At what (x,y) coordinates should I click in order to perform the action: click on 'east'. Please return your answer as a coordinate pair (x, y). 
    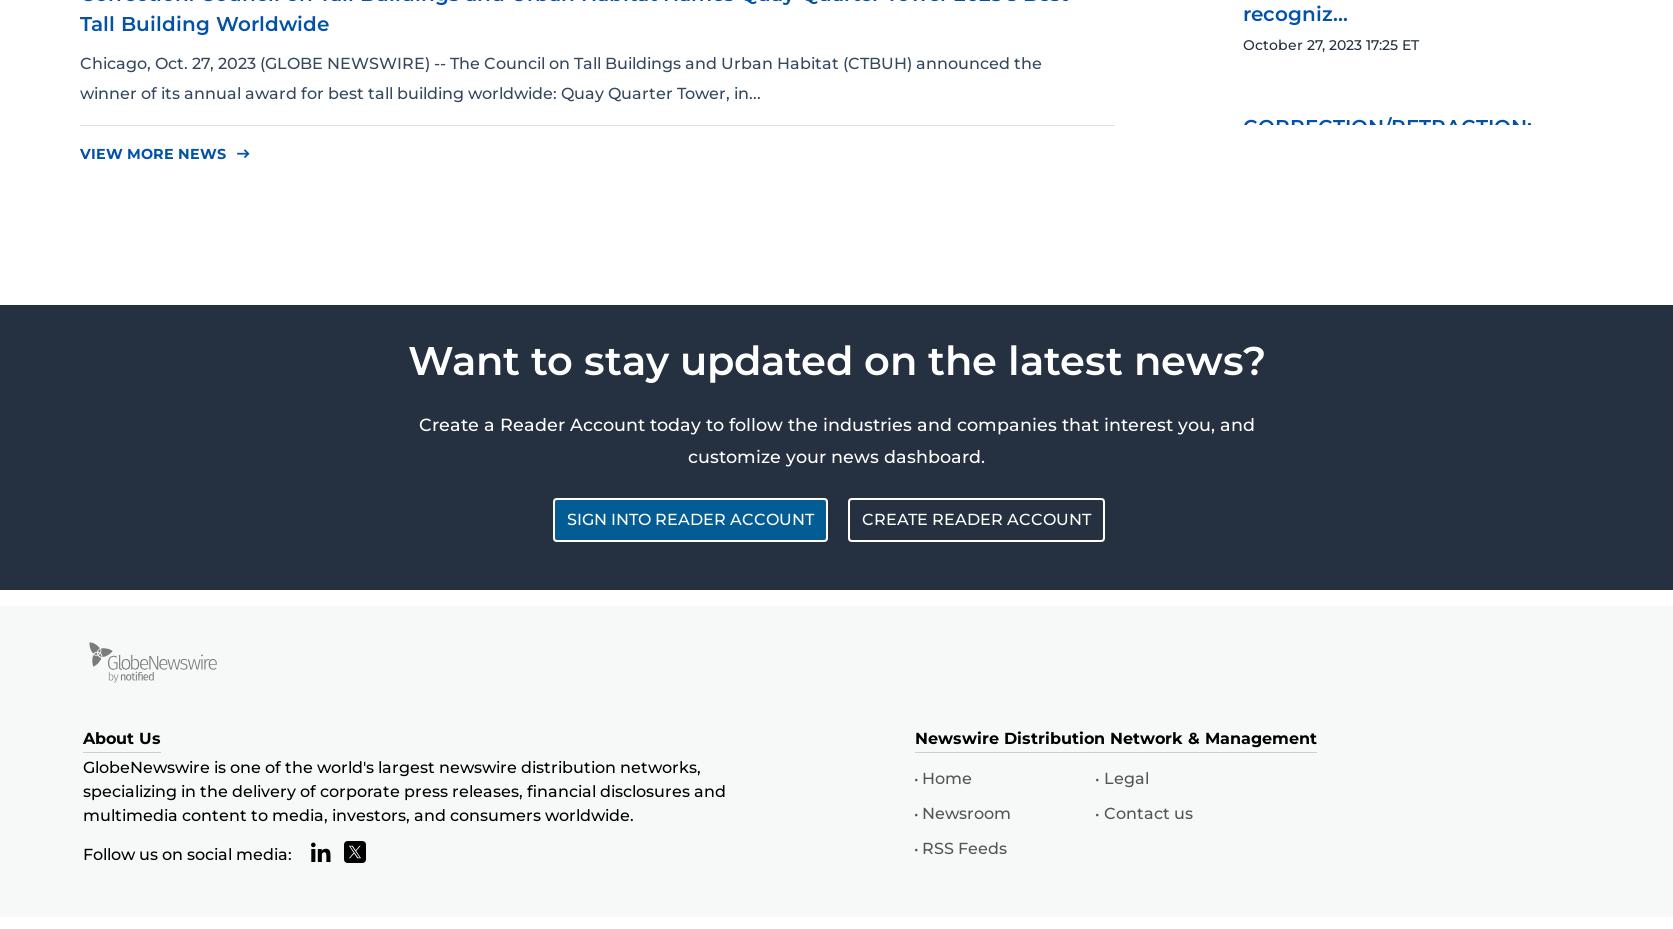
    Looking at the image, I should click on (235, 153).